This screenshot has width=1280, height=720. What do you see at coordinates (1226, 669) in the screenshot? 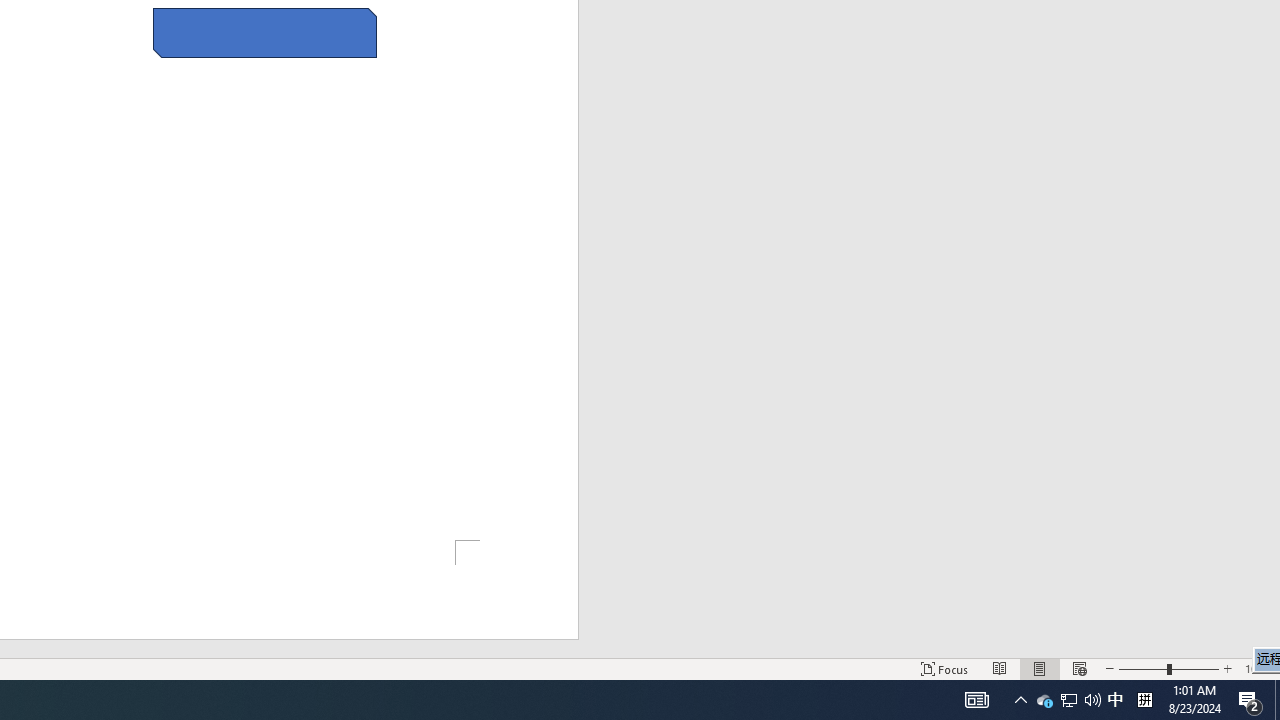
I see `'Zoom In'` at bounding box center [1226, 669].